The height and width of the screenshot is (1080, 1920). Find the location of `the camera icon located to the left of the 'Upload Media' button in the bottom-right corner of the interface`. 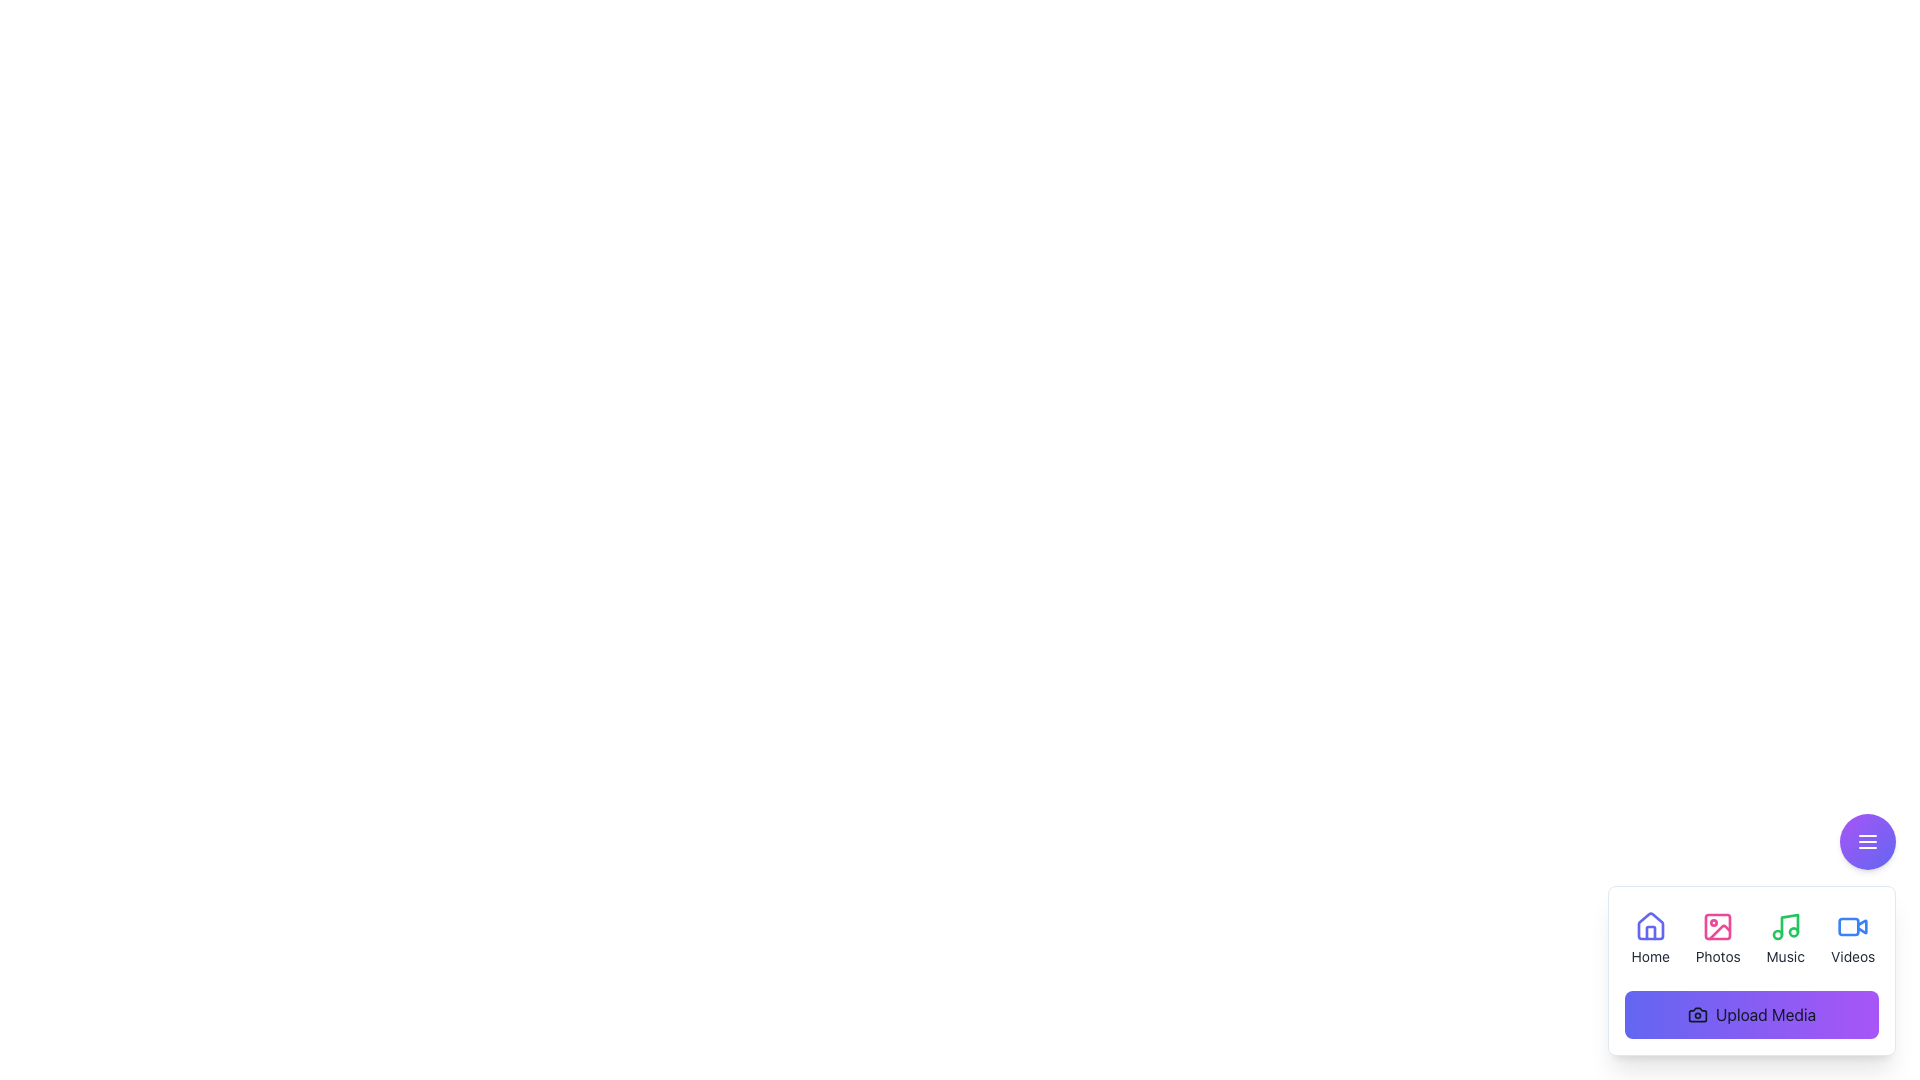

the camera icon located to the left of the 'Upload Media' button in the bottom-right corner of the interface is located at coordinates (1696, 1014).